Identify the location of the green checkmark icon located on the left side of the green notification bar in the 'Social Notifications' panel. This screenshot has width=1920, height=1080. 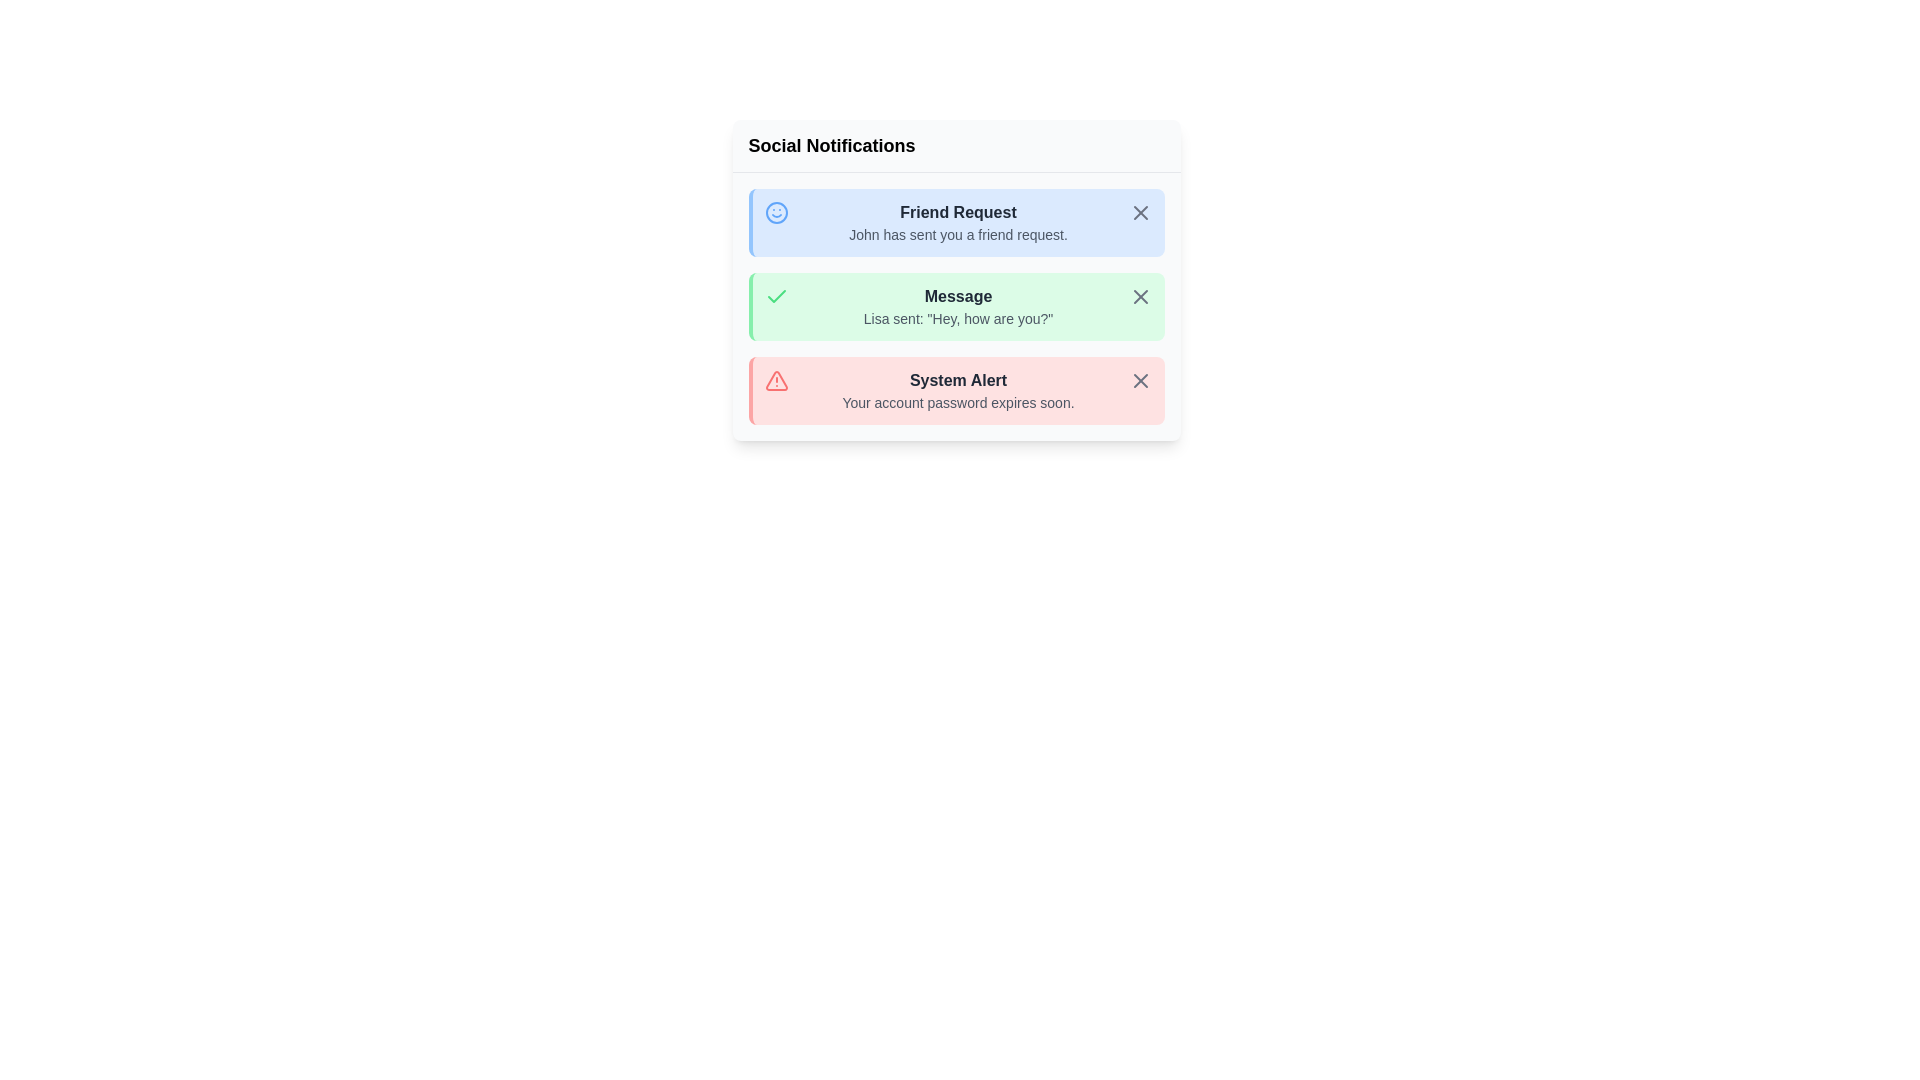
(775, 297).